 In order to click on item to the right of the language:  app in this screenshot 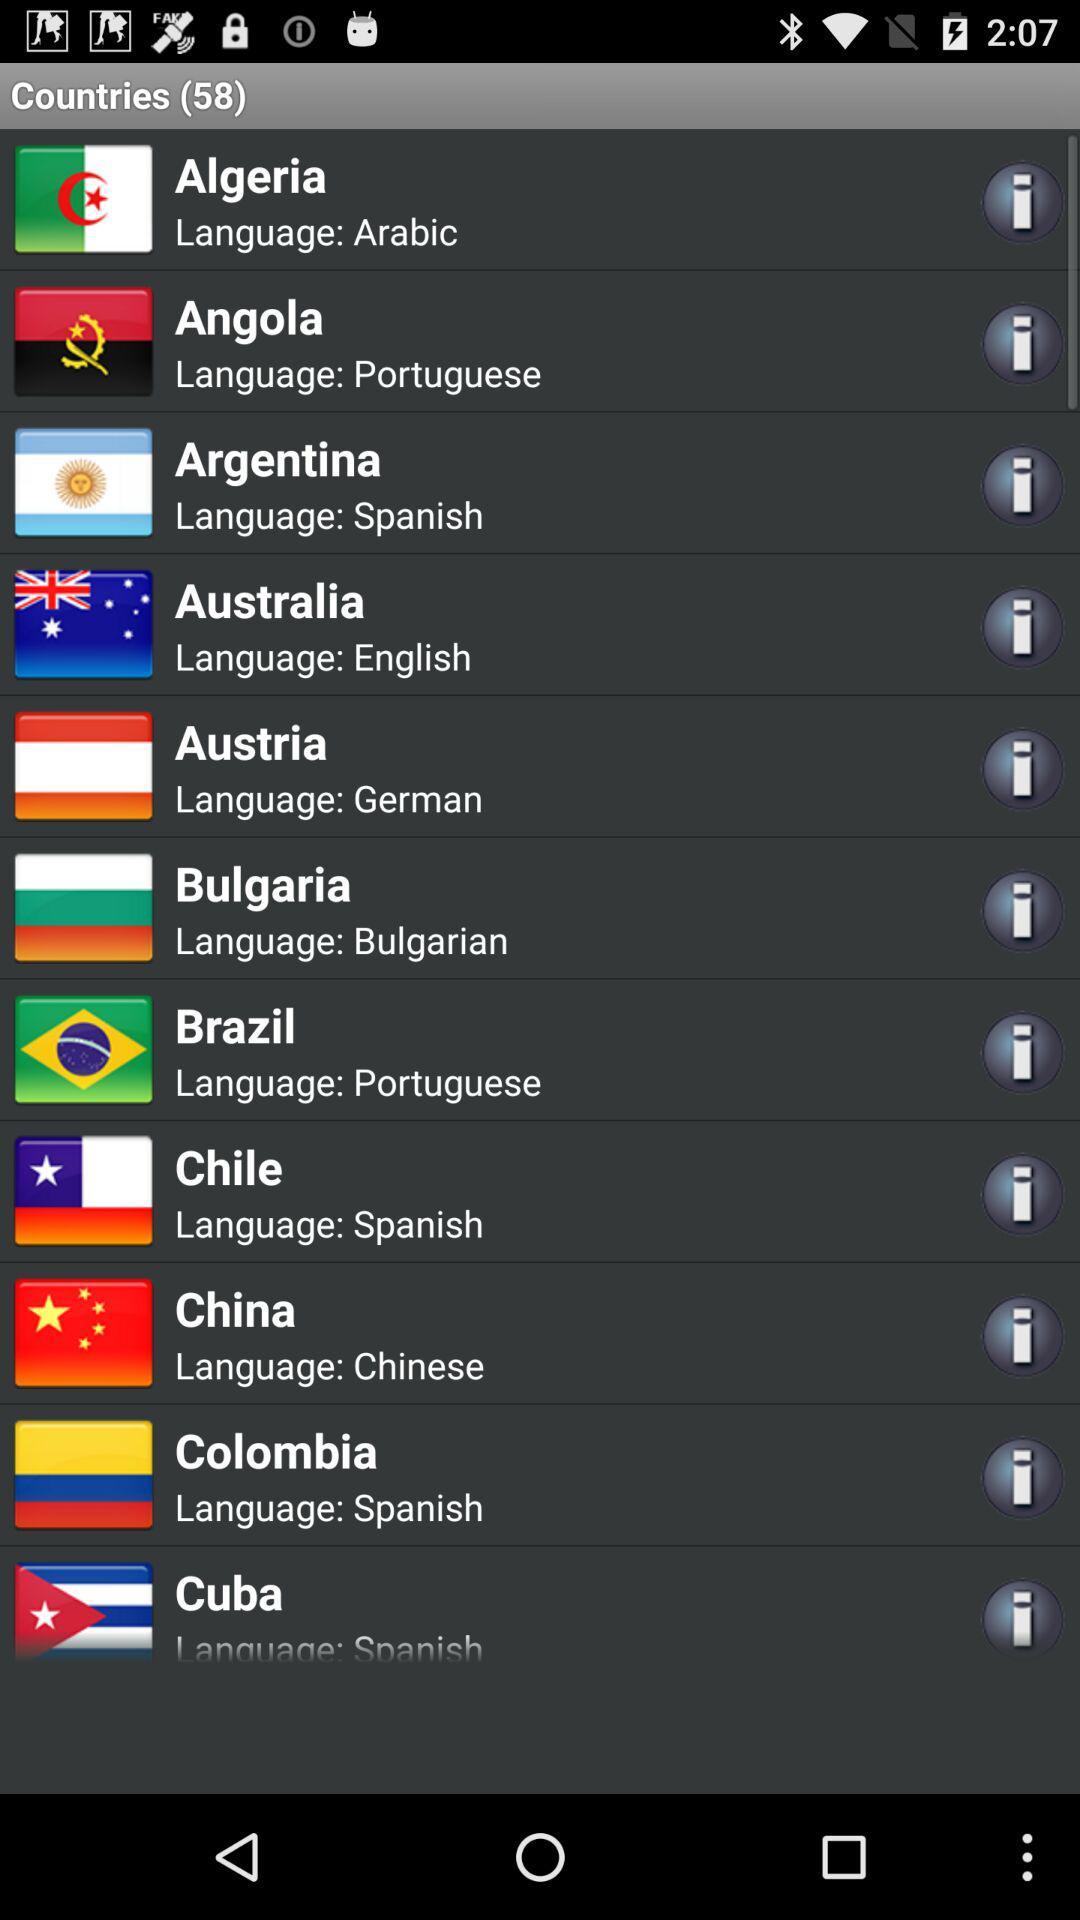, I will do `click(417, 1363)`.